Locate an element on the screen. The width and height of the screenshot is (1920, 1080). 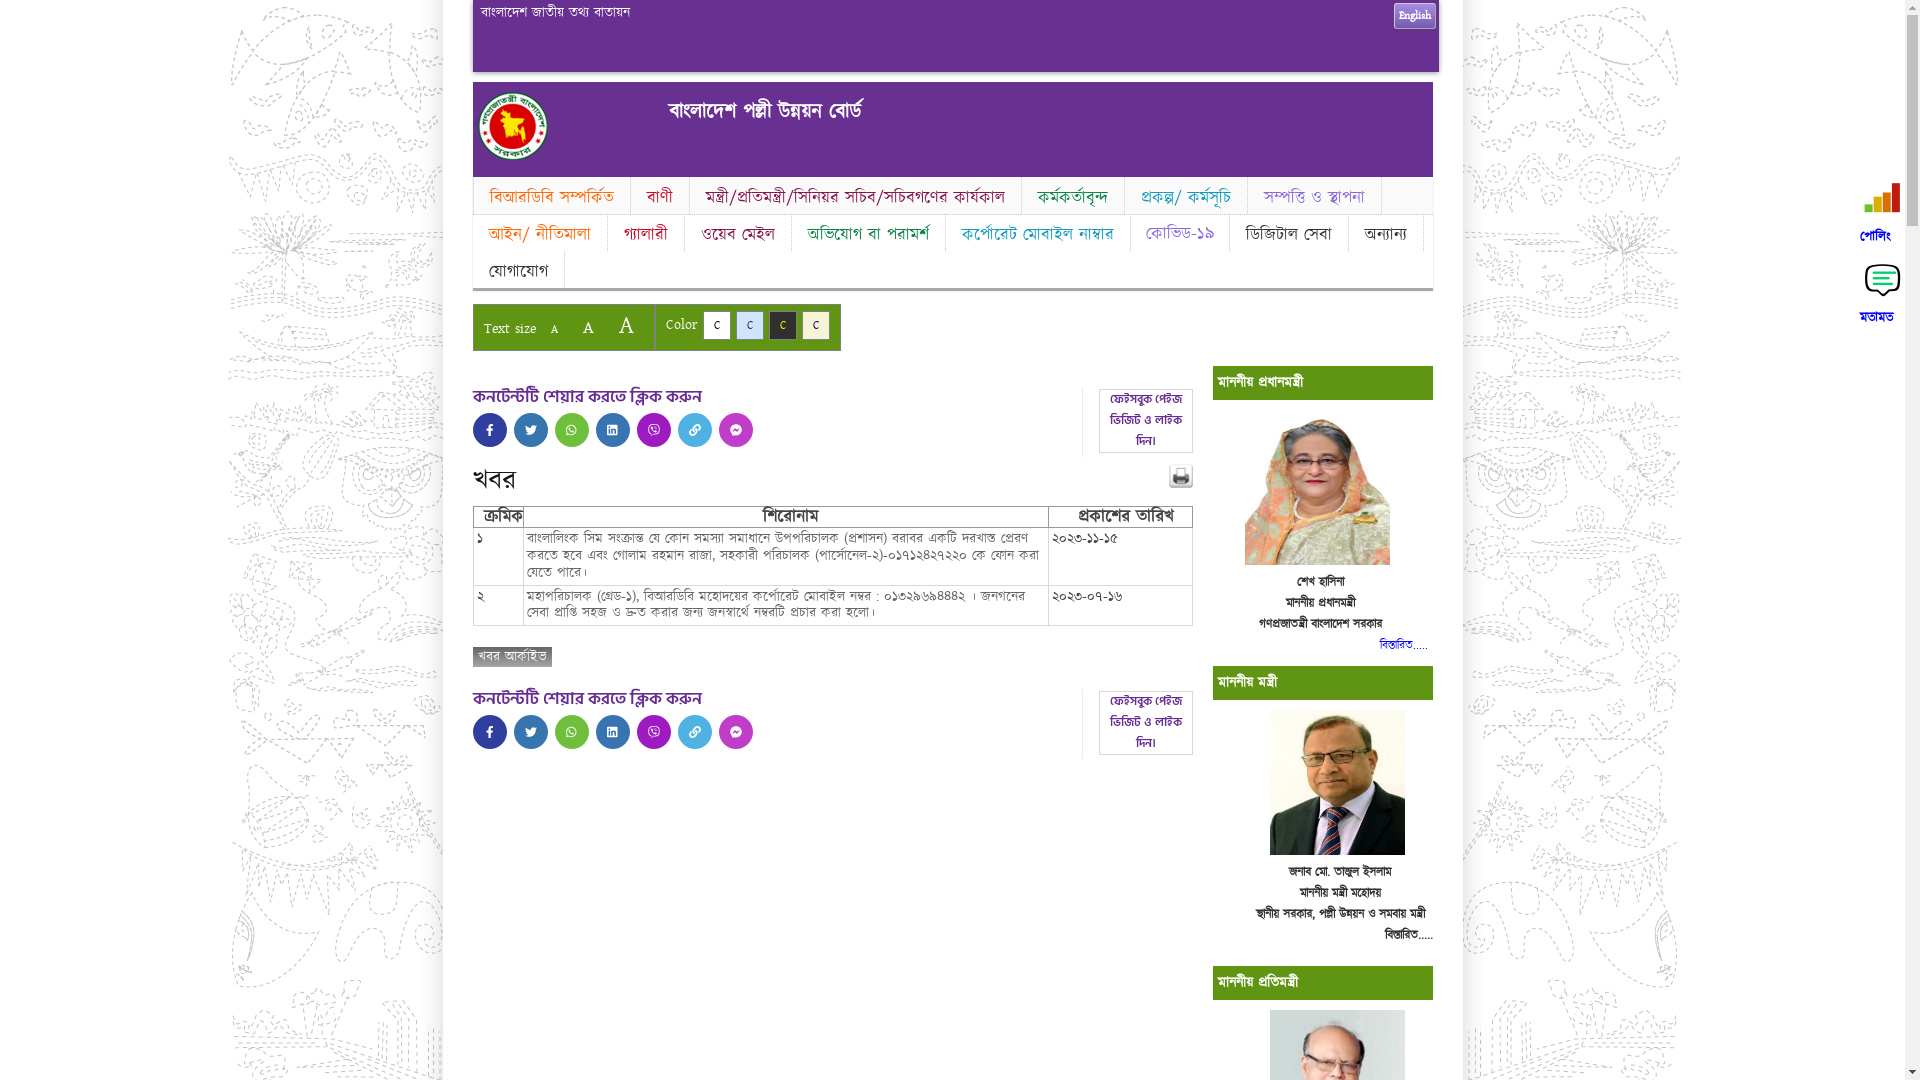
'A' is located at coordinates (624, 324).